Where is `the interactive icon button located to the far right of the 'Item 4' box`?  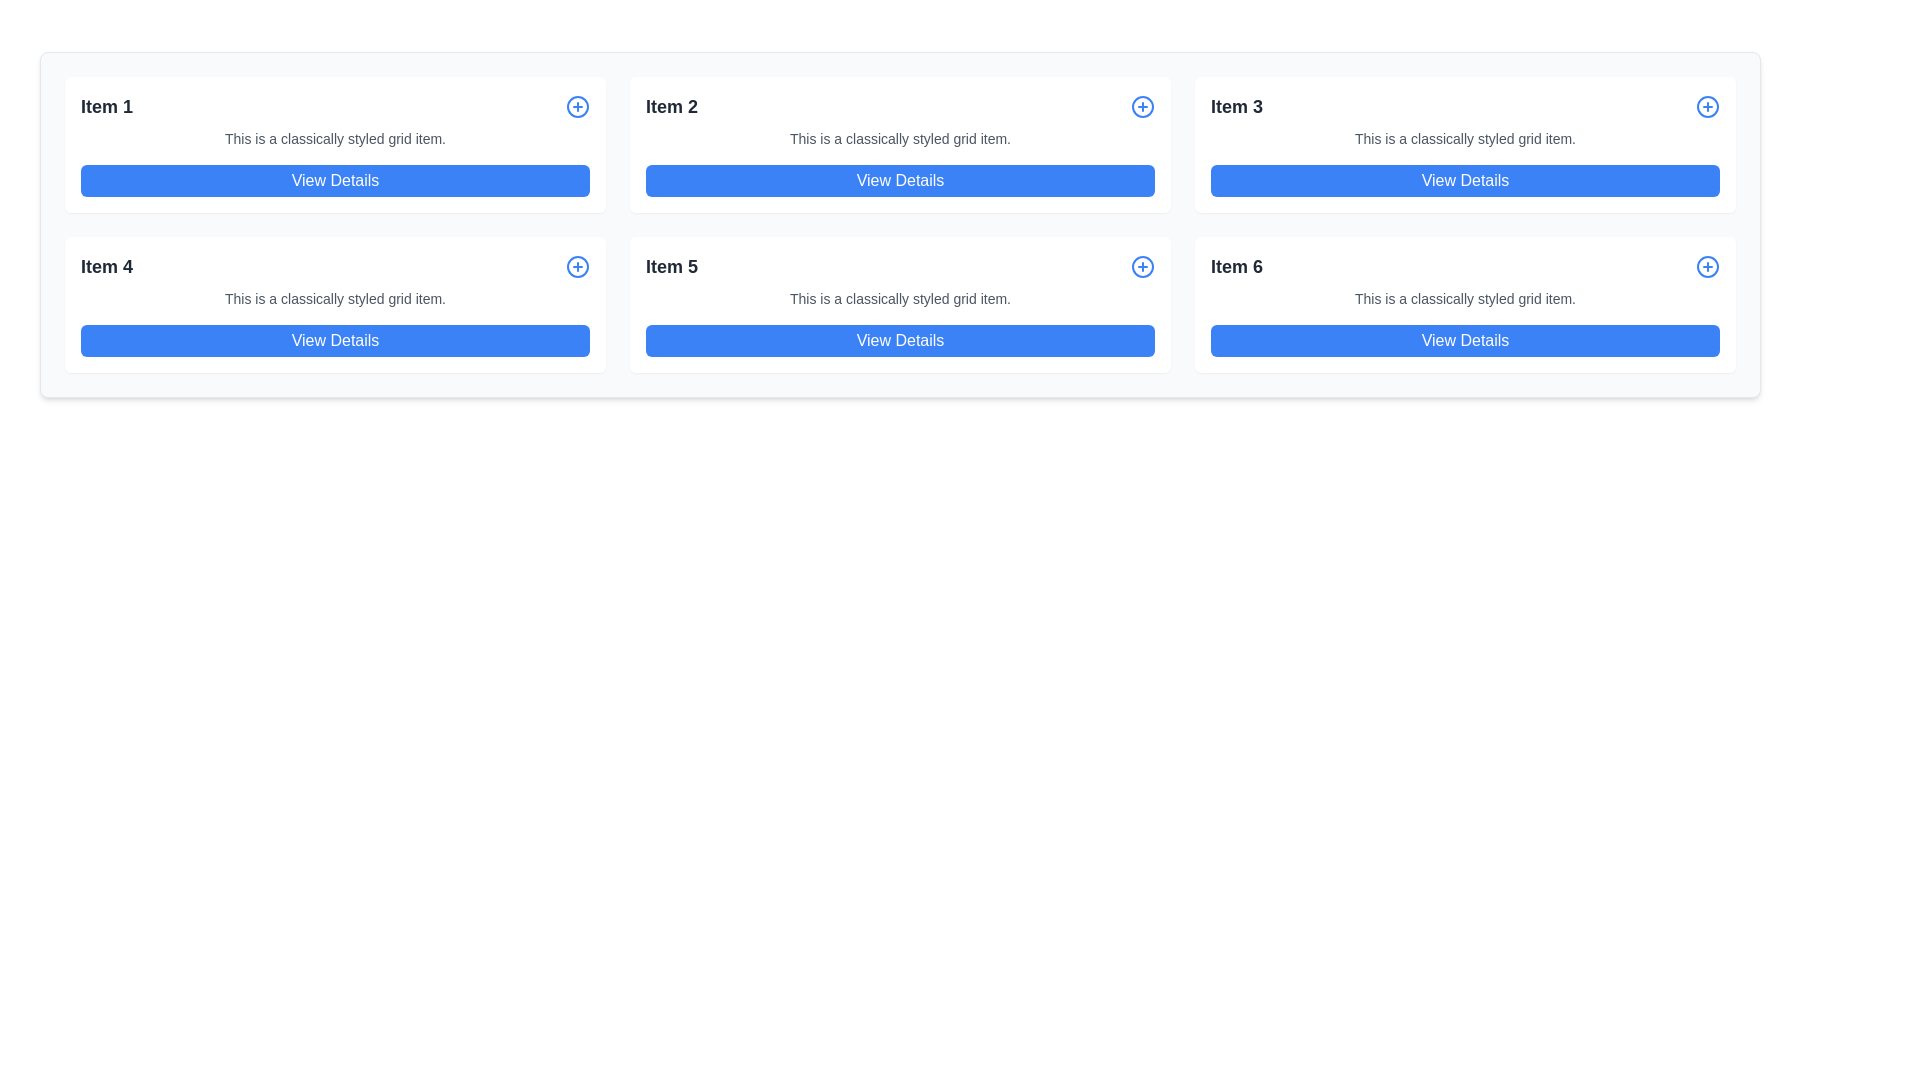 the interactive icon button located to the far right of the 'Item 4' box is located at coordinates (576, 265).